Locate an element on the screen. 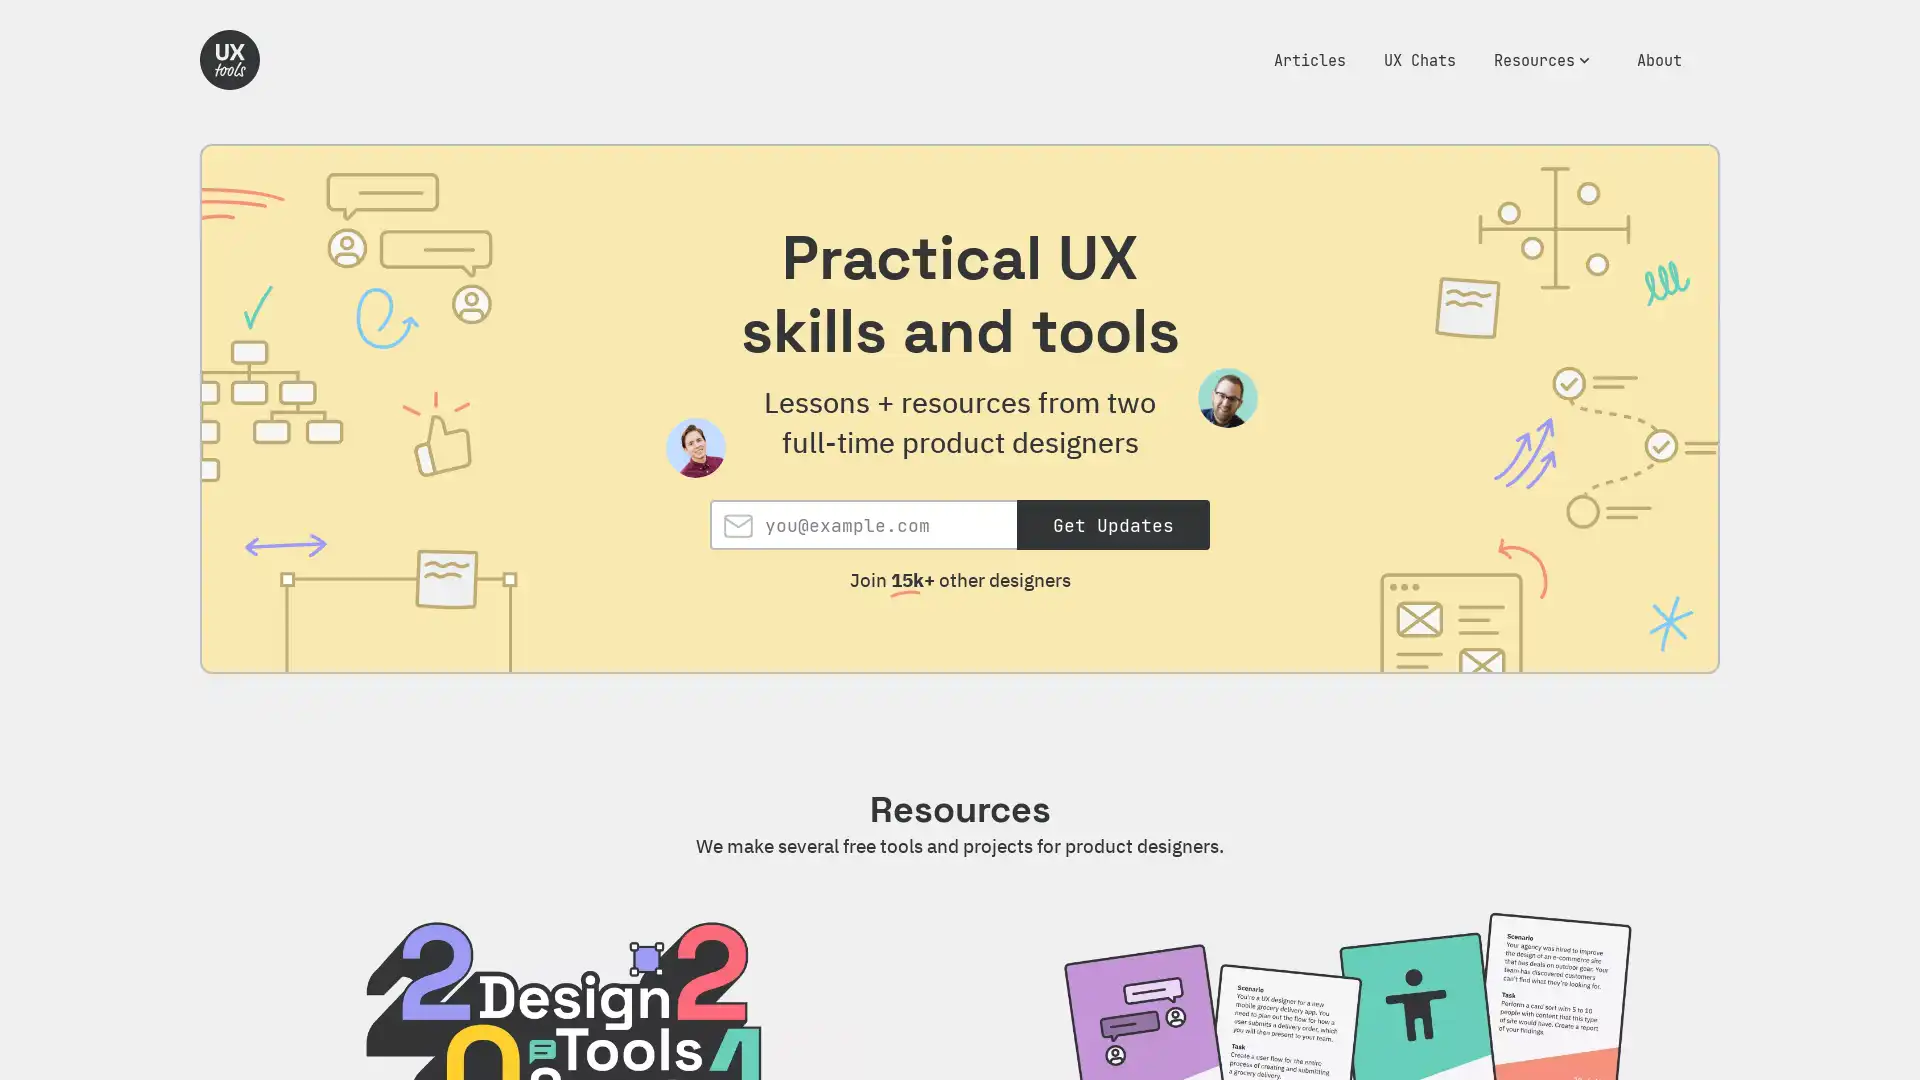  Get Updates is located at coordinates (1112, 523).